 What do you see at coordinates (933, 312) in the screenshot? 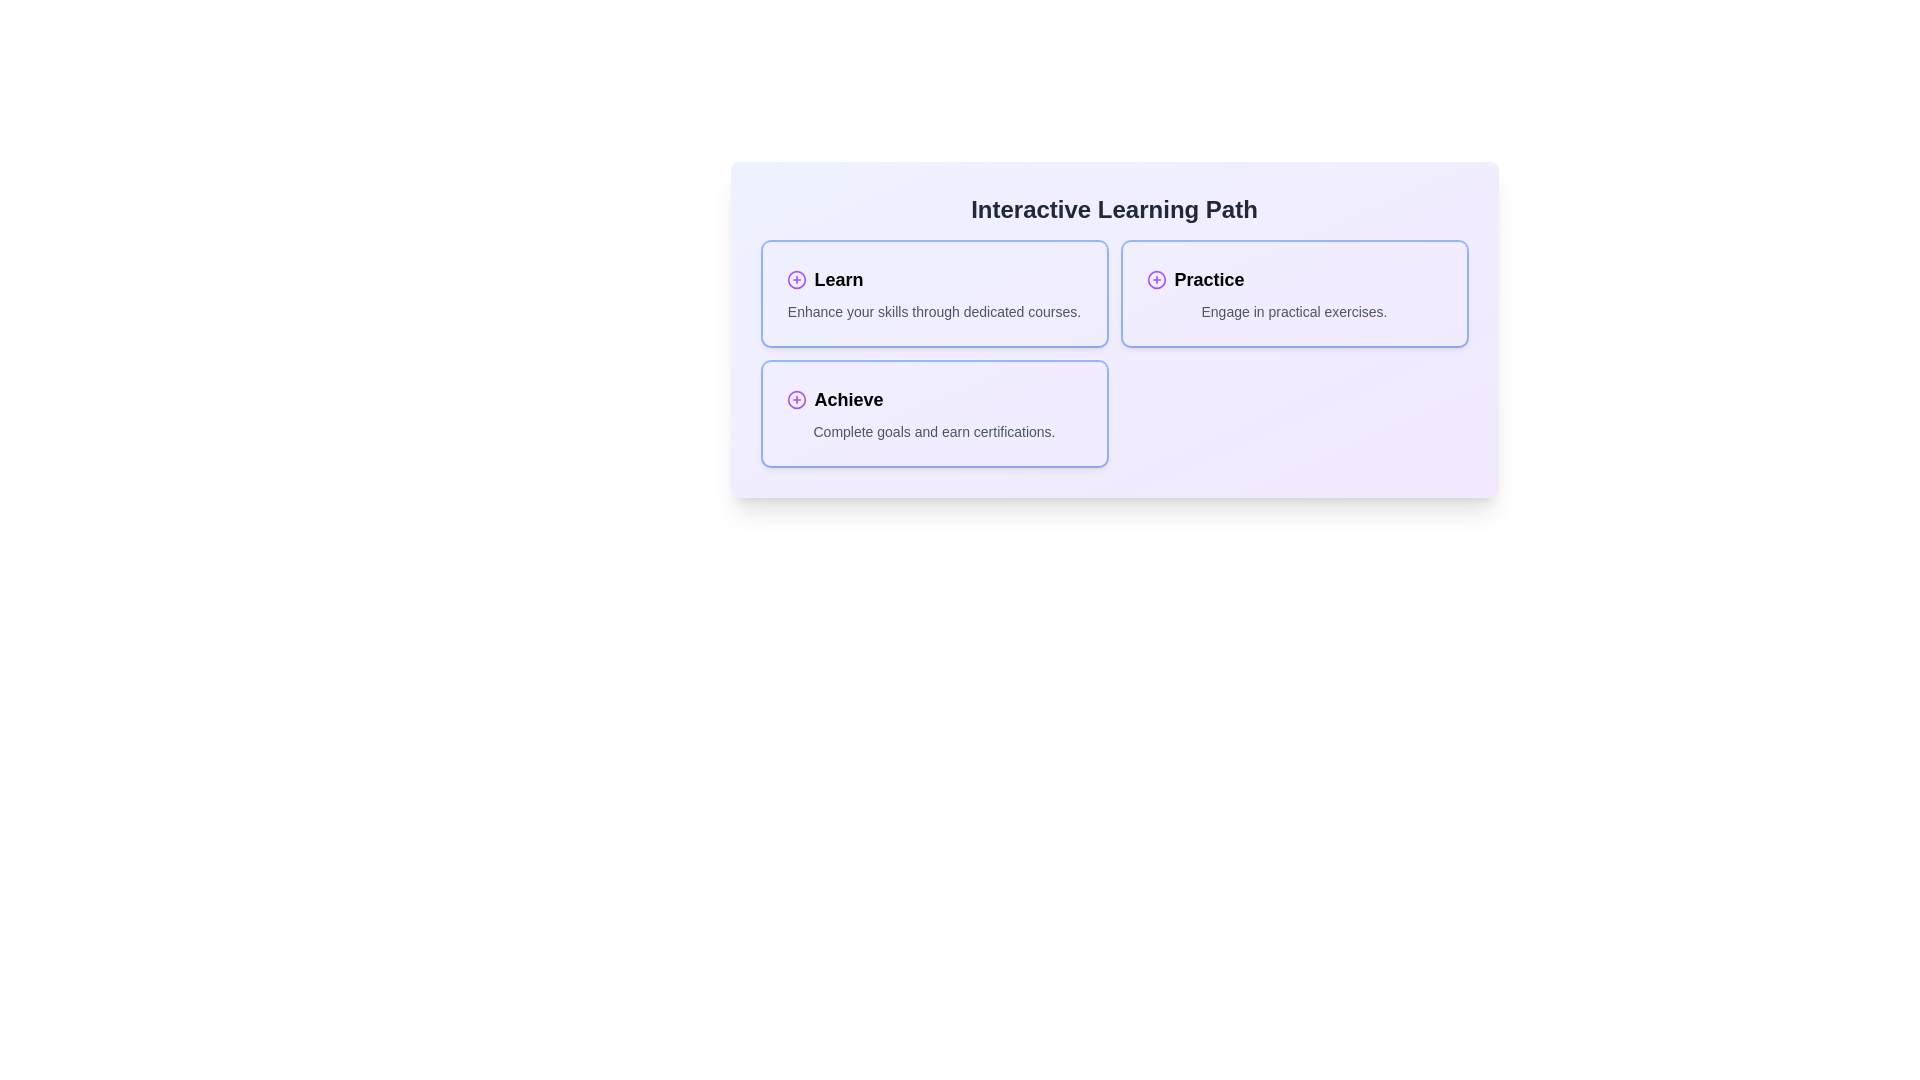
I see `the descriptive text element located beneath the 'Learn' title in the card, which provides additional information about the 'Learn' section` at bounding box center [933, 312].